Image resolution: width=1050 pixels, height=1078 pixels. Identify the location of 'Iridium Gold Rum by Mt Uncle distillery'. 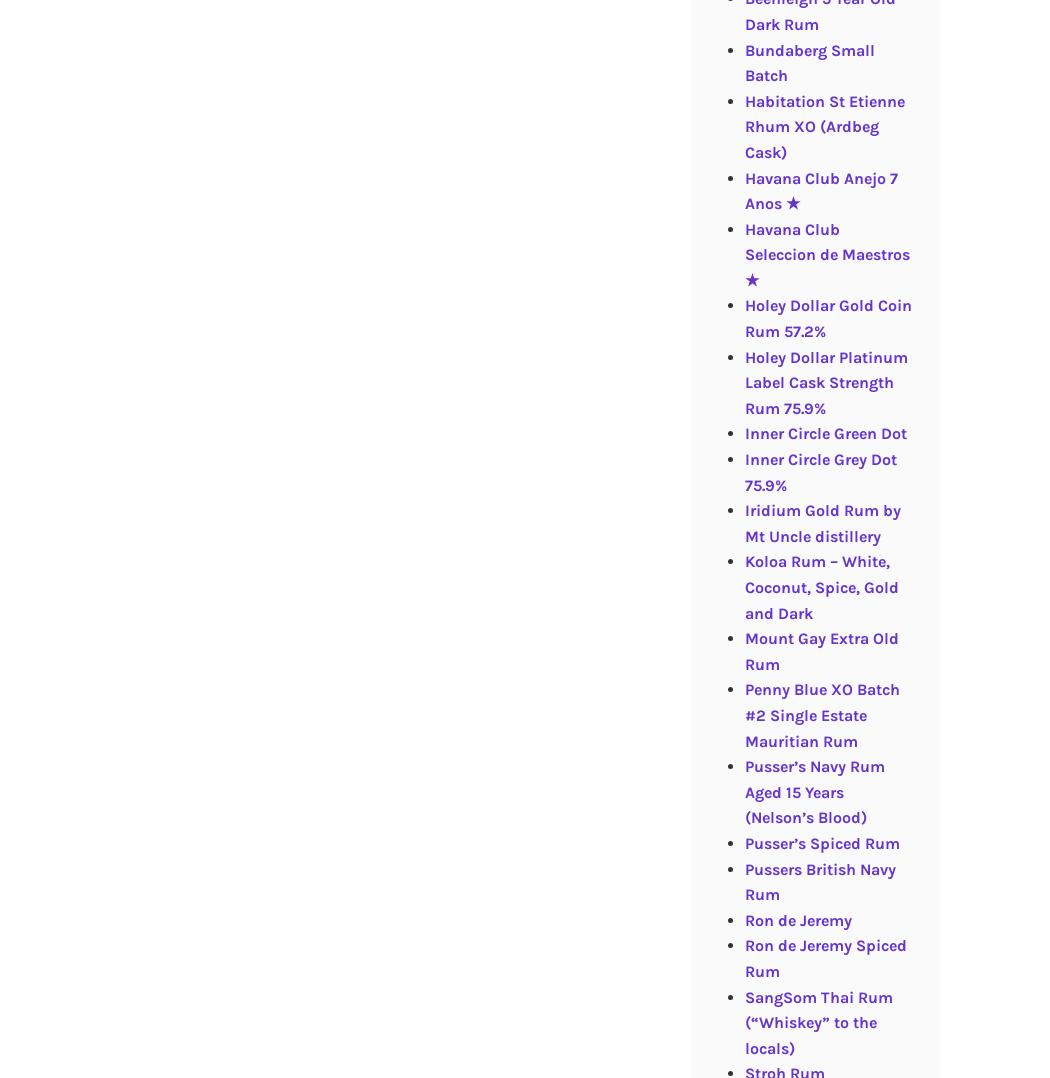
(821, 523).